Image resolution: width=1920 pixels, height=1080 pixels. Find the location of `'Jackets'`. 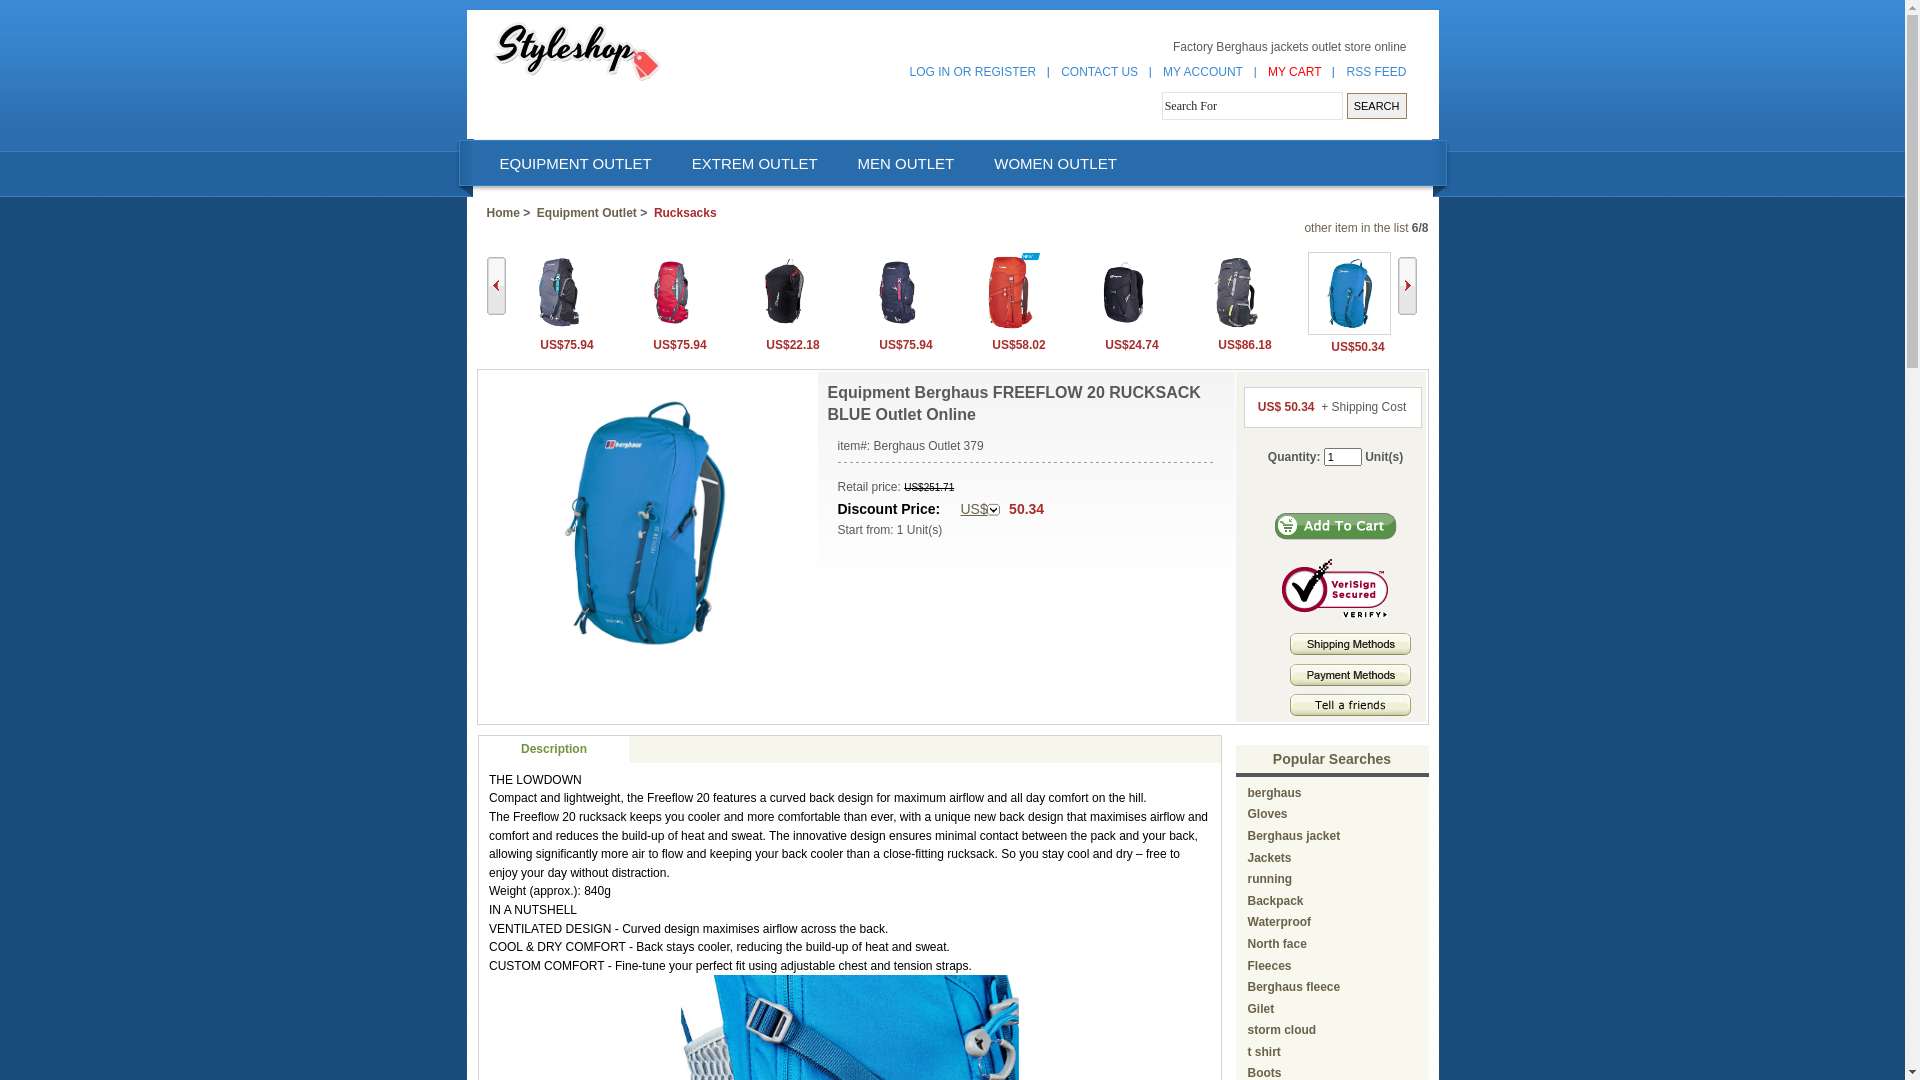

'Jackets' is located at coordinates (1269, 856).